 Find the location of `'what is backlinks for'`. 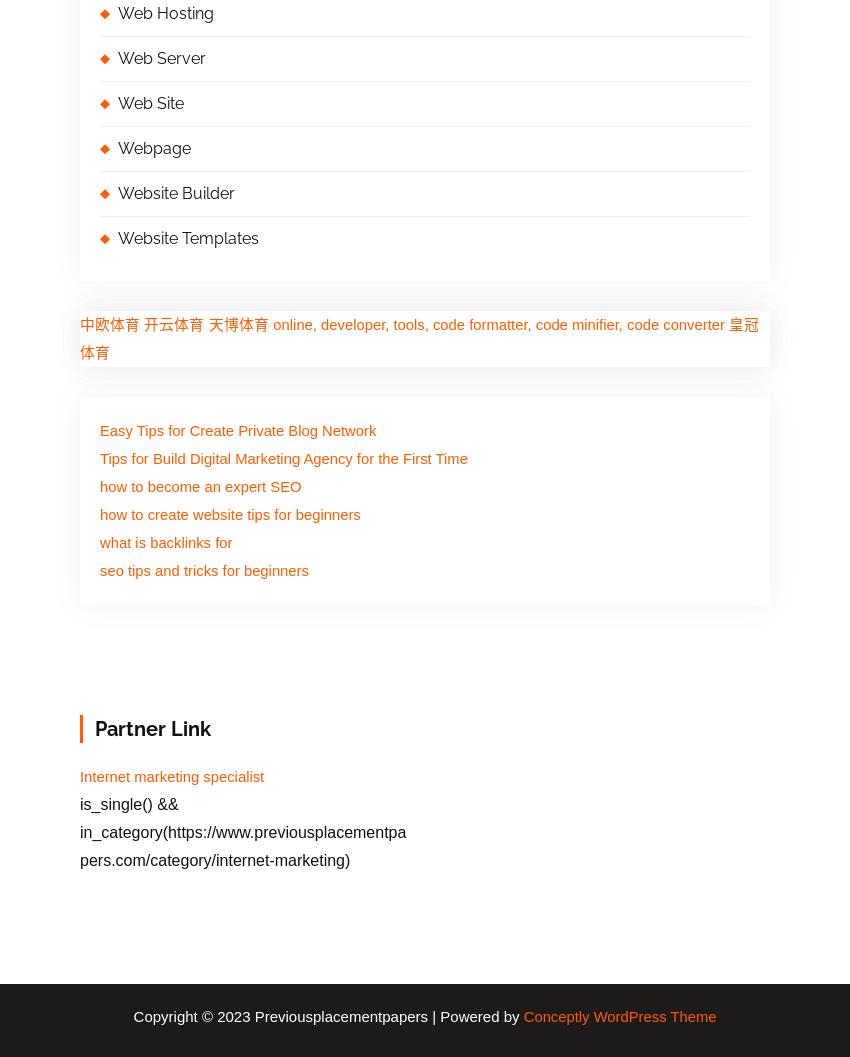

'what is backlinks for' is located at coordinates (166, 541).